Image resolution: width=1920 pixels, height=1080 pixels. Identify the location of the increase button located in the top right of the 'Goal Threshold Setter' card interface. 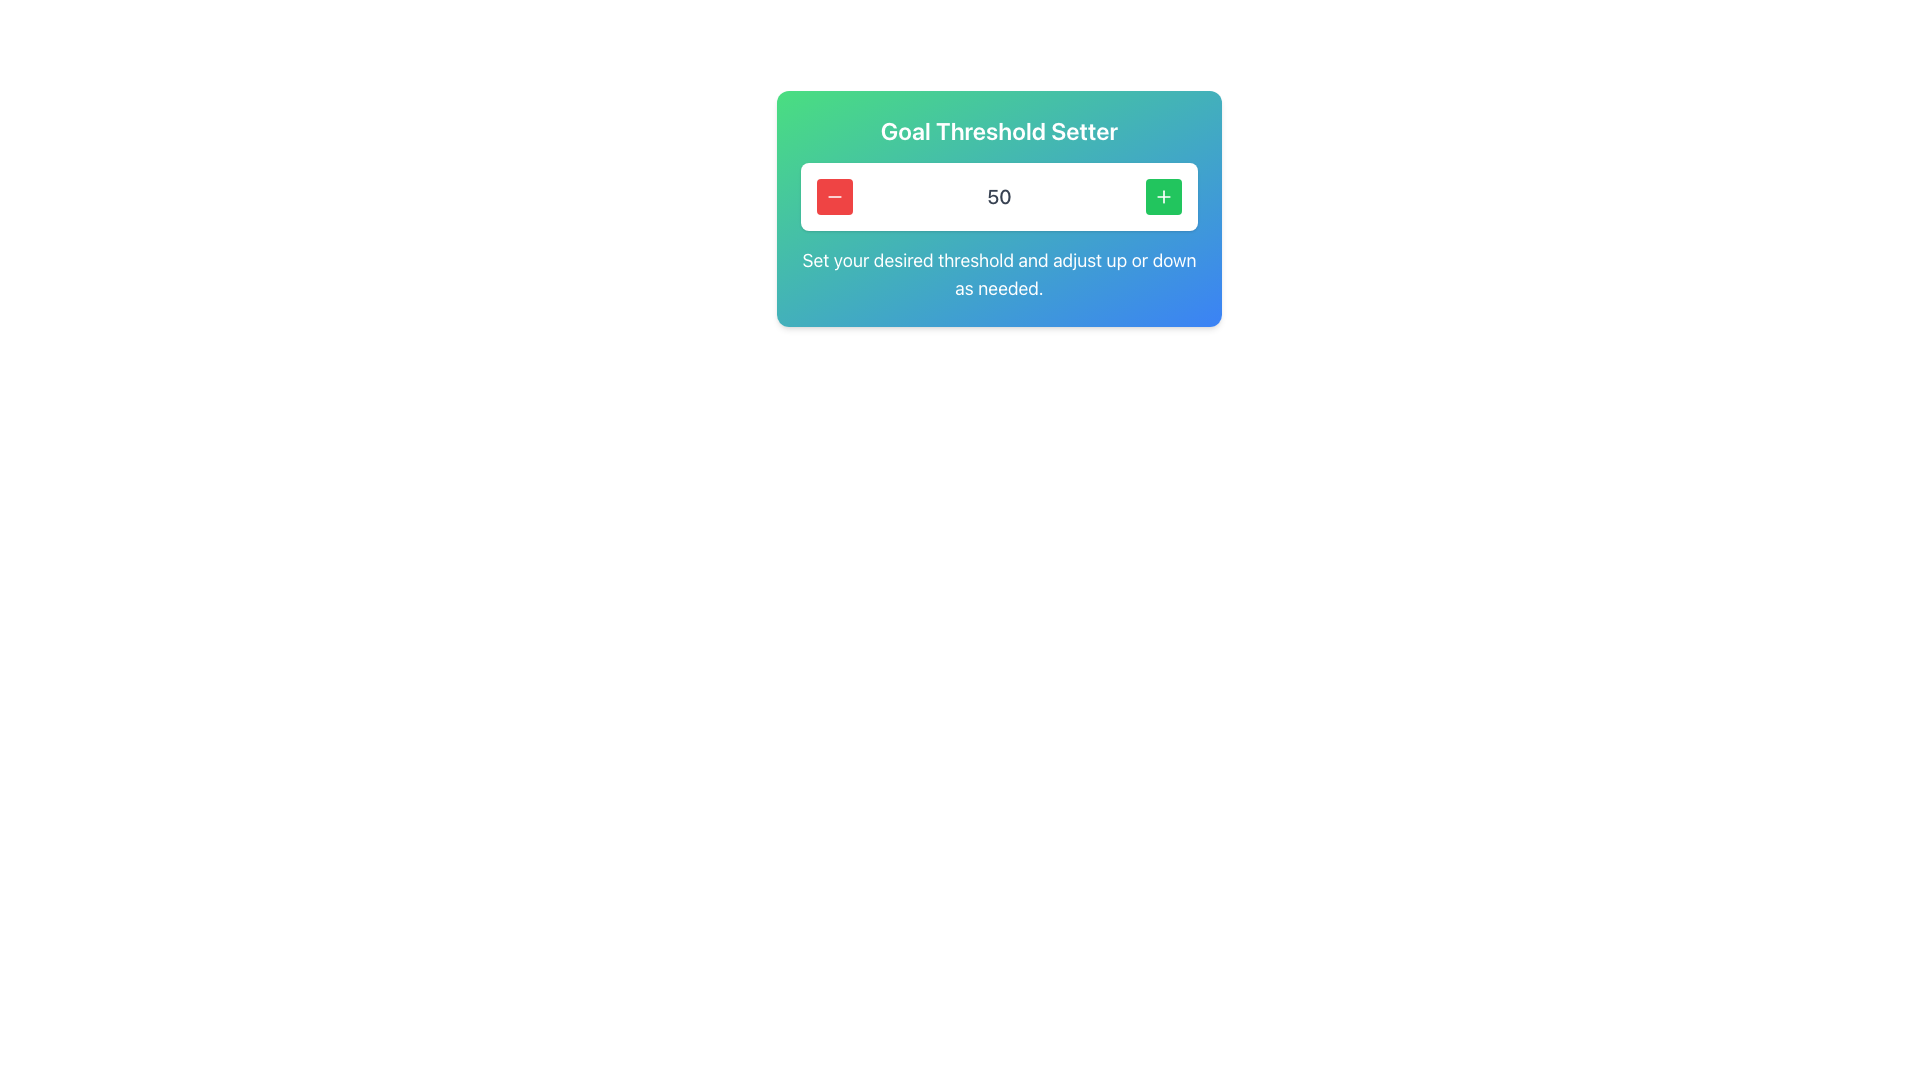
(1163, 196).